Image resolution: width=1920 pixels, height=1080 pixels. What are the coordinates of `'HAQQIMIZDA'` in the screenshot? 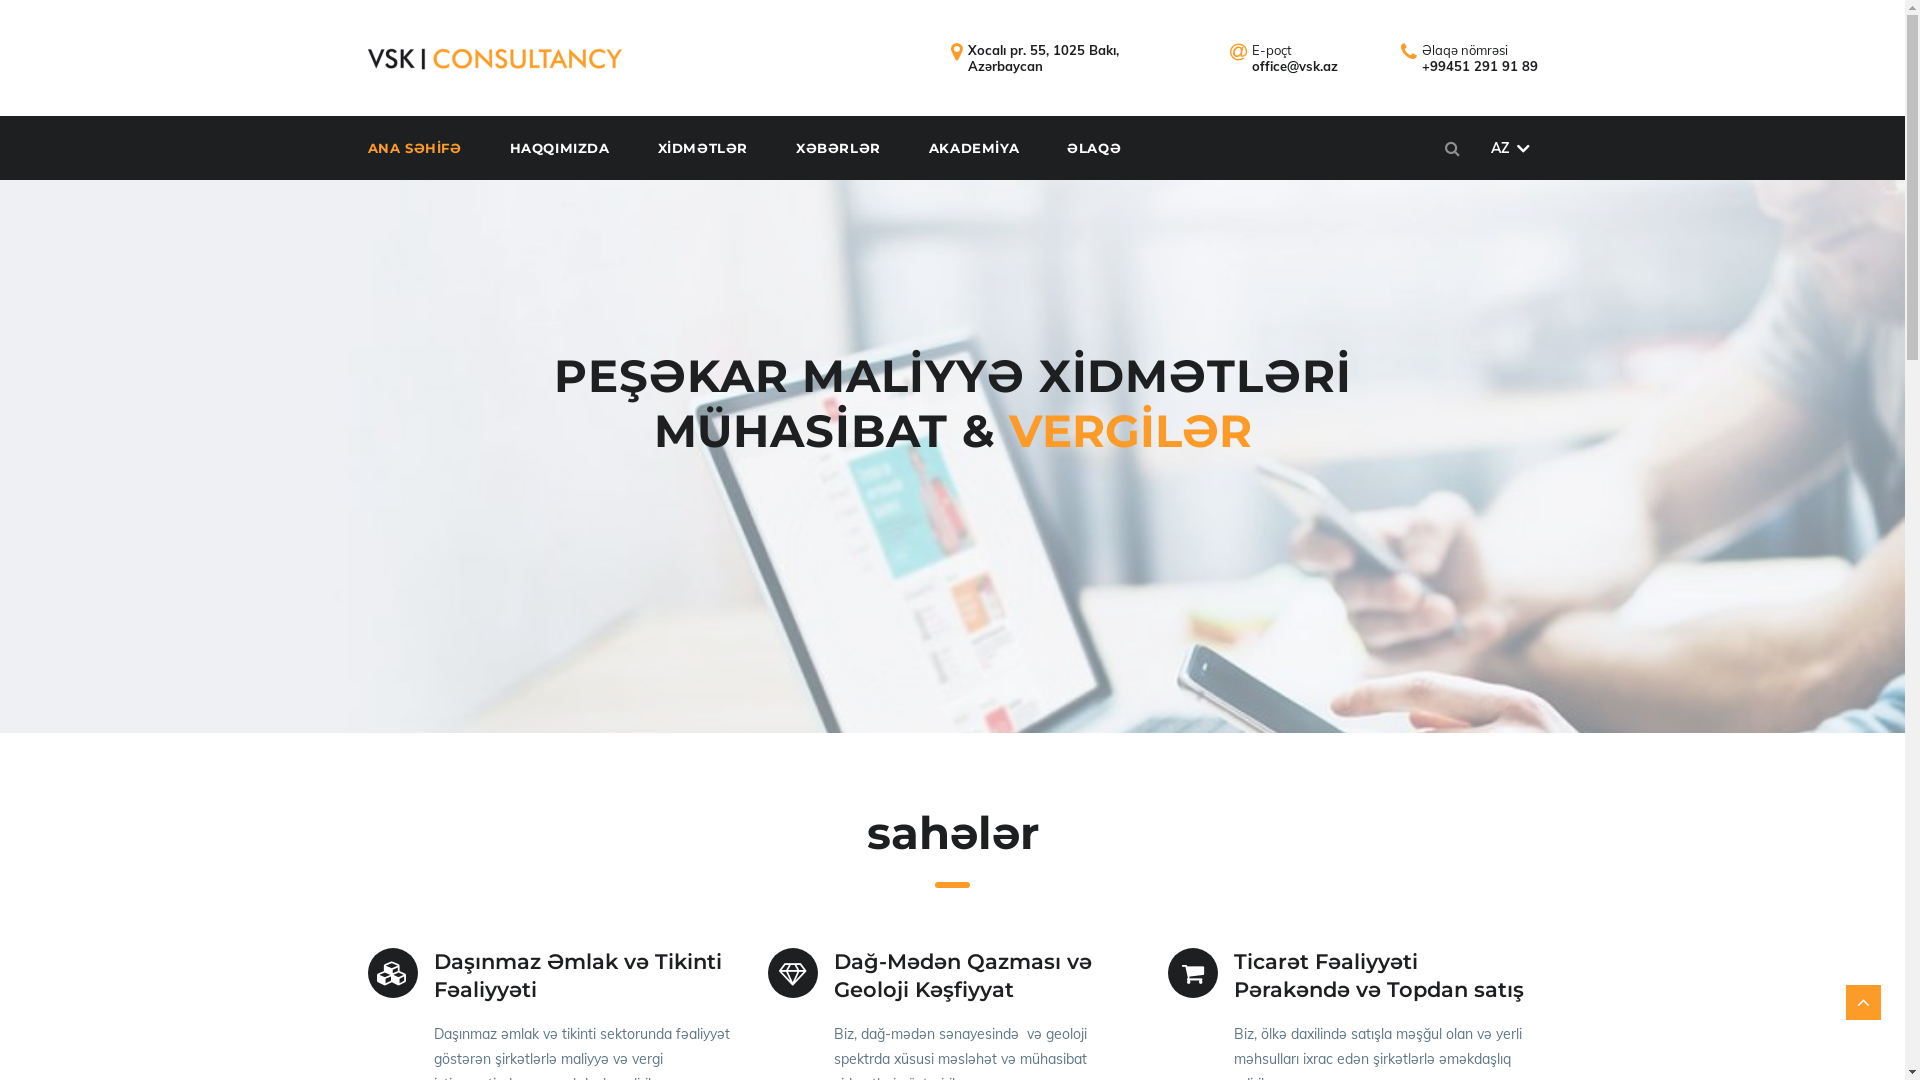 It's located at (580, 146).